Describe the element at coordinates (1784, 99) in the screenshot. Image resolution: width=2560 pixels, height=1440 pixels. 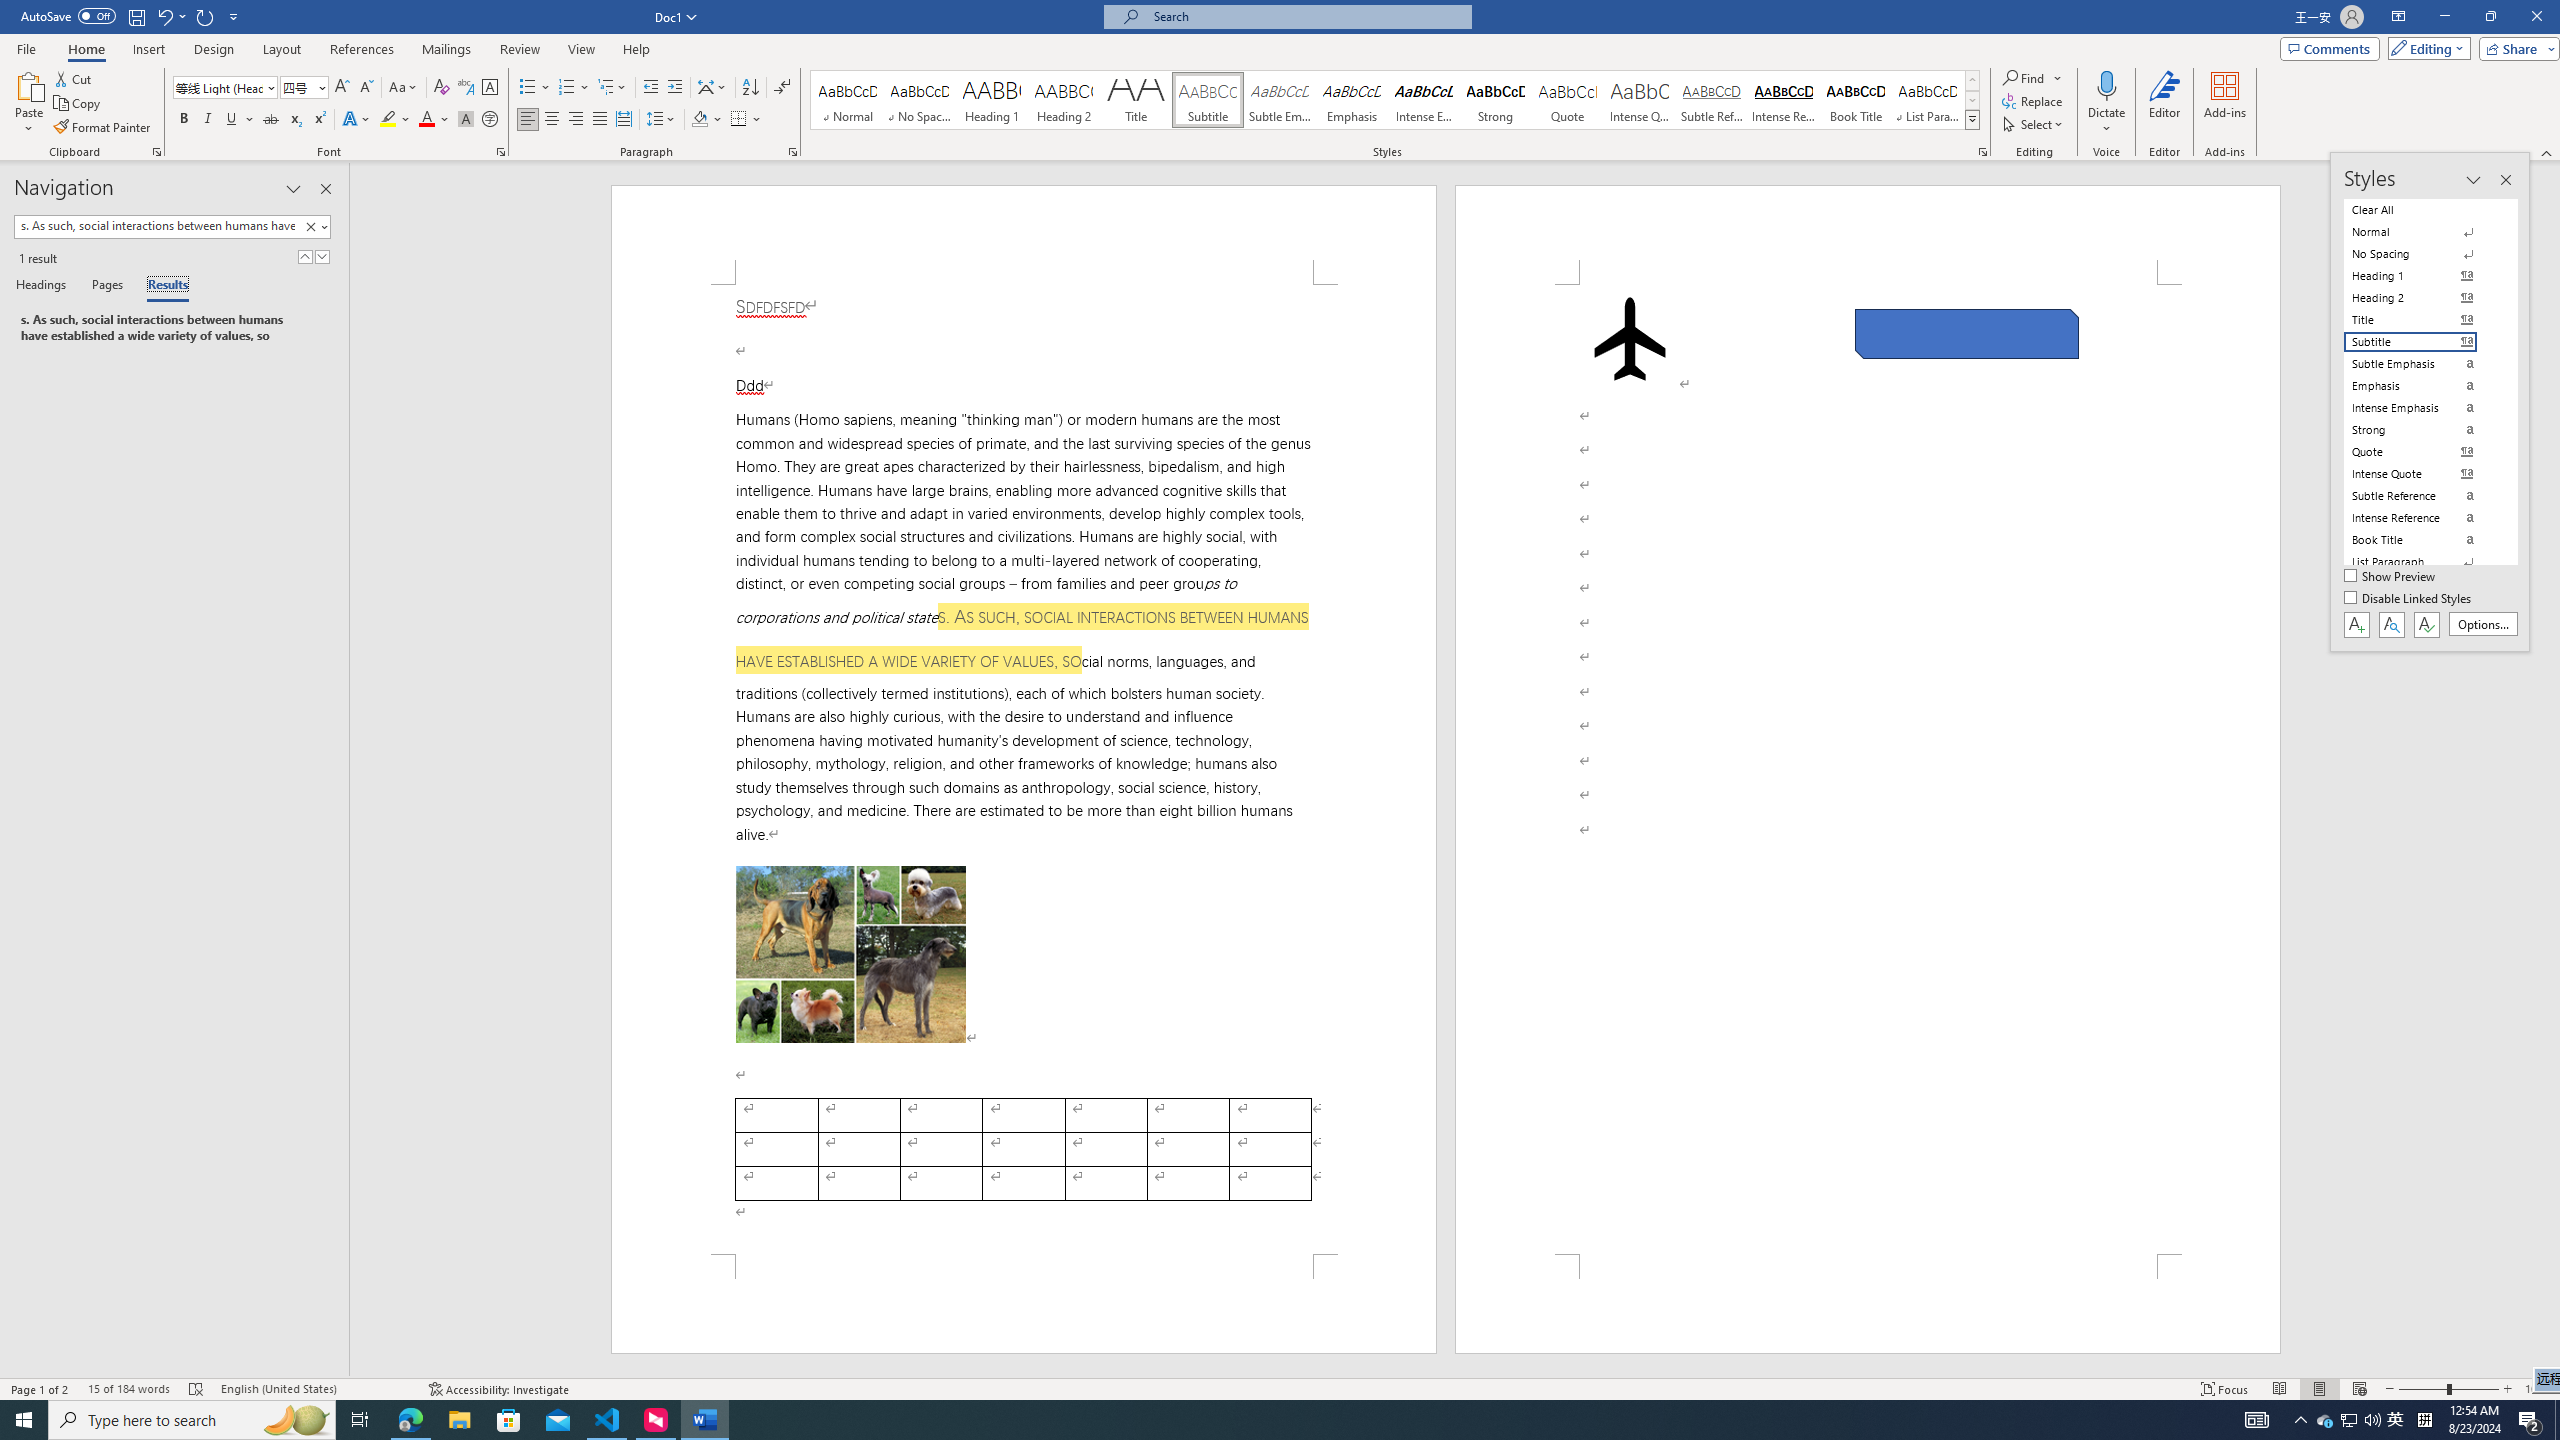
I see `'Intense Reference'` at that location.